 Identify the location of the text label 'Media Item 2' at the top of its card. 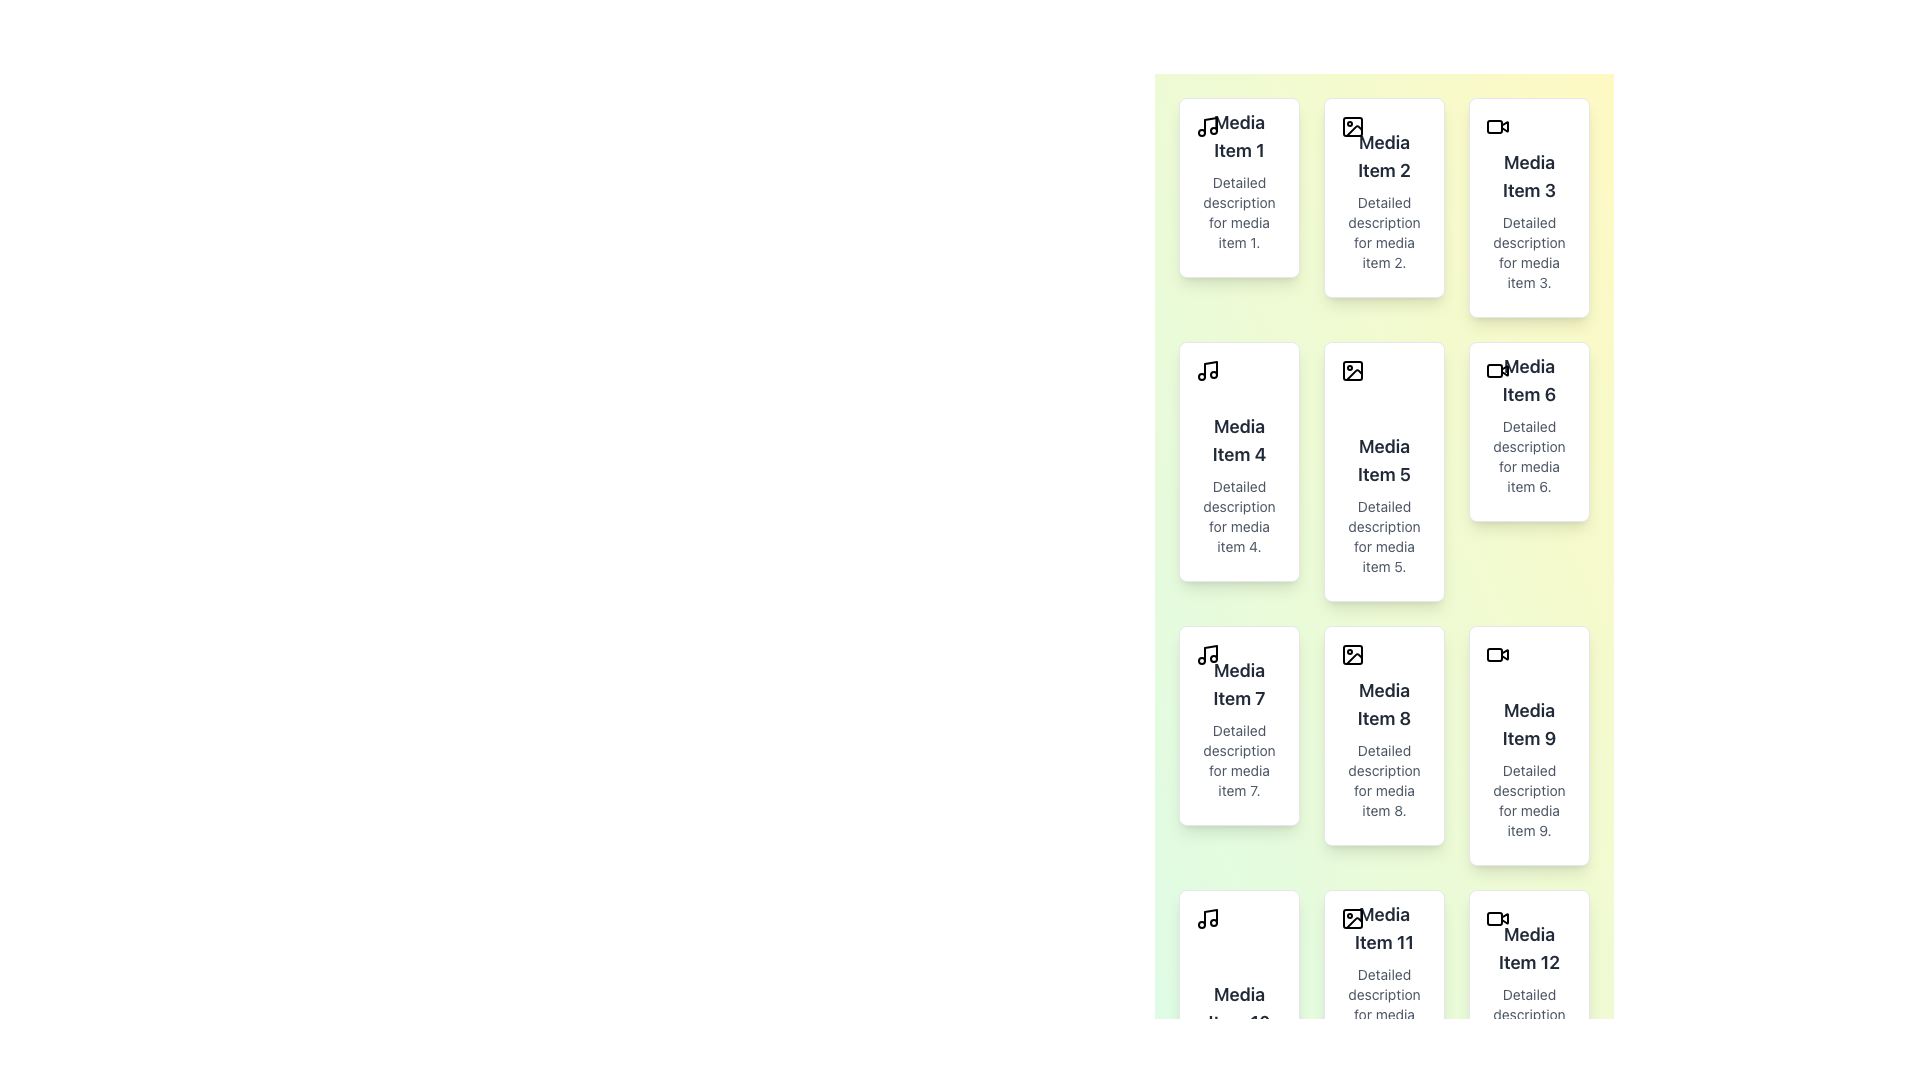
(1383, 156).